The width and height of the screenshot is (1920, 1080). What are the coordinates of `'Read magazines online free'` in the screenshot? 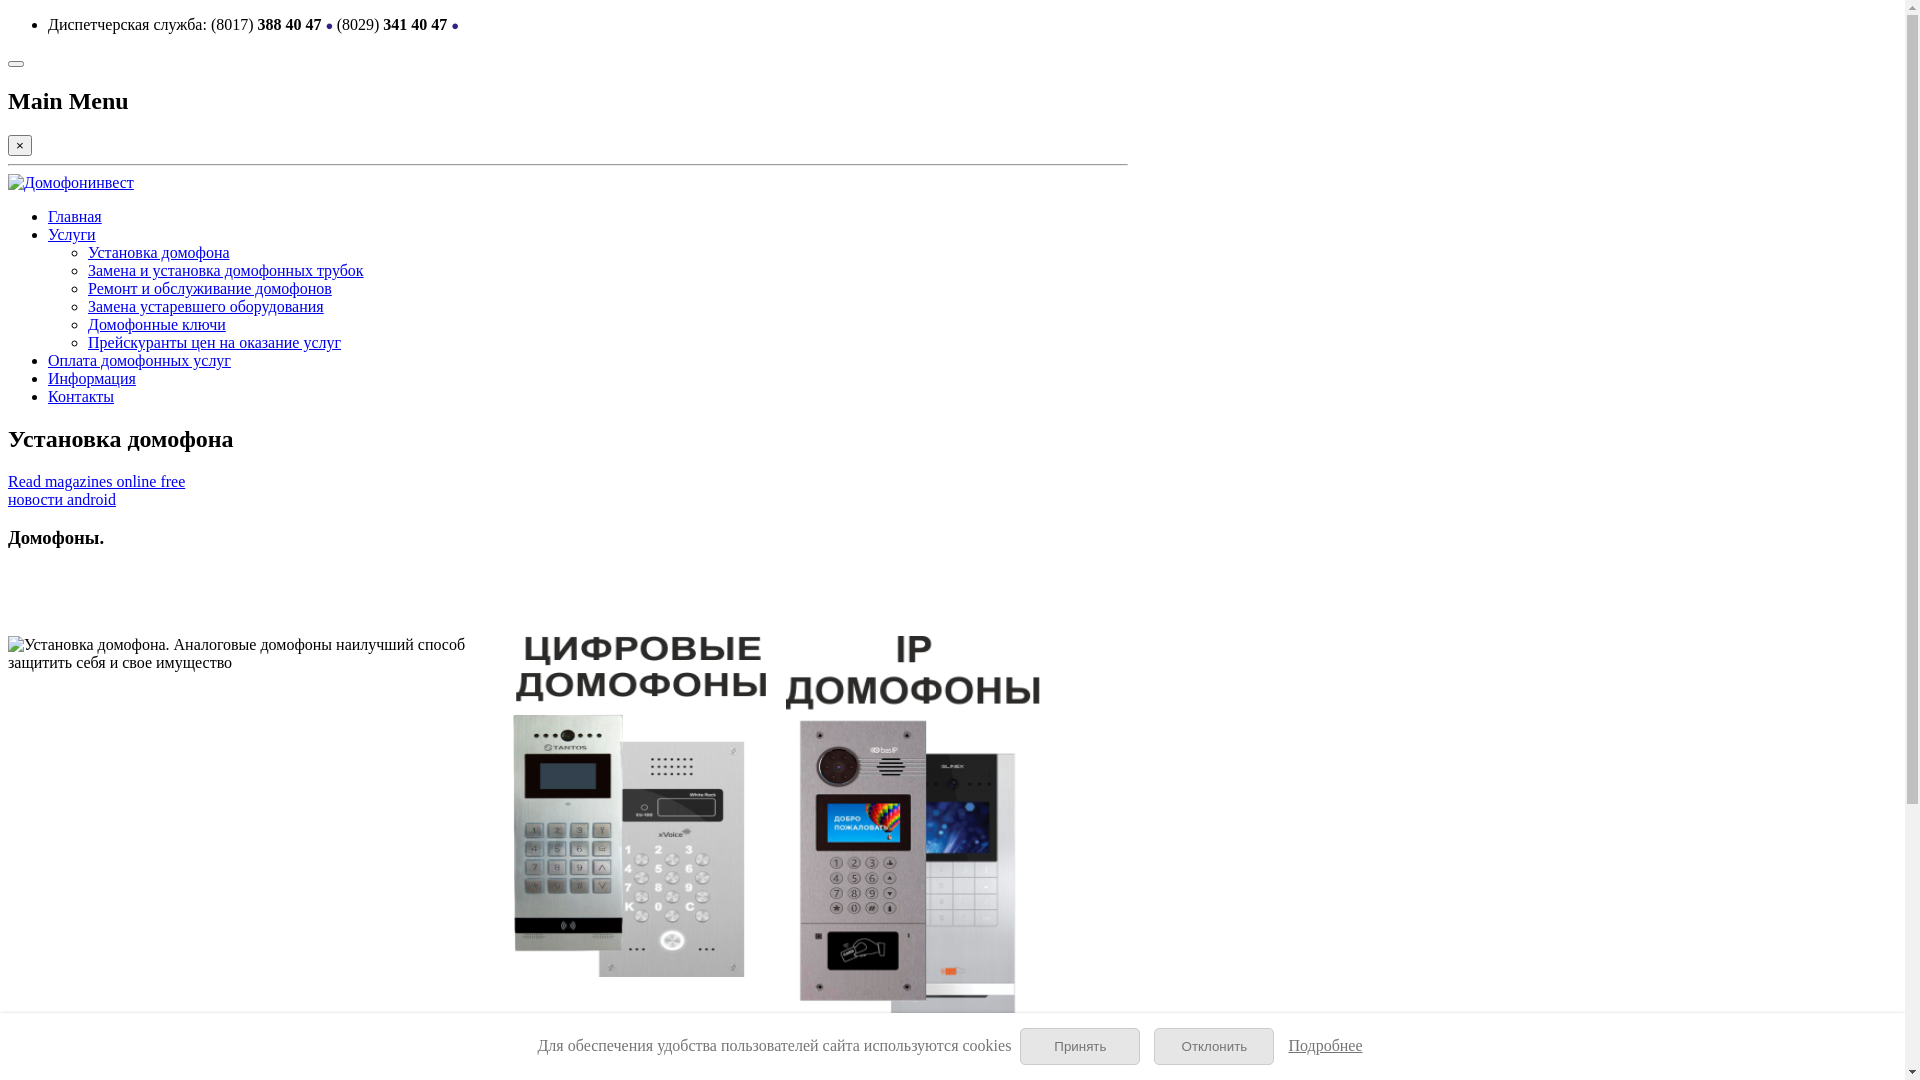 It's located at (95, 481).